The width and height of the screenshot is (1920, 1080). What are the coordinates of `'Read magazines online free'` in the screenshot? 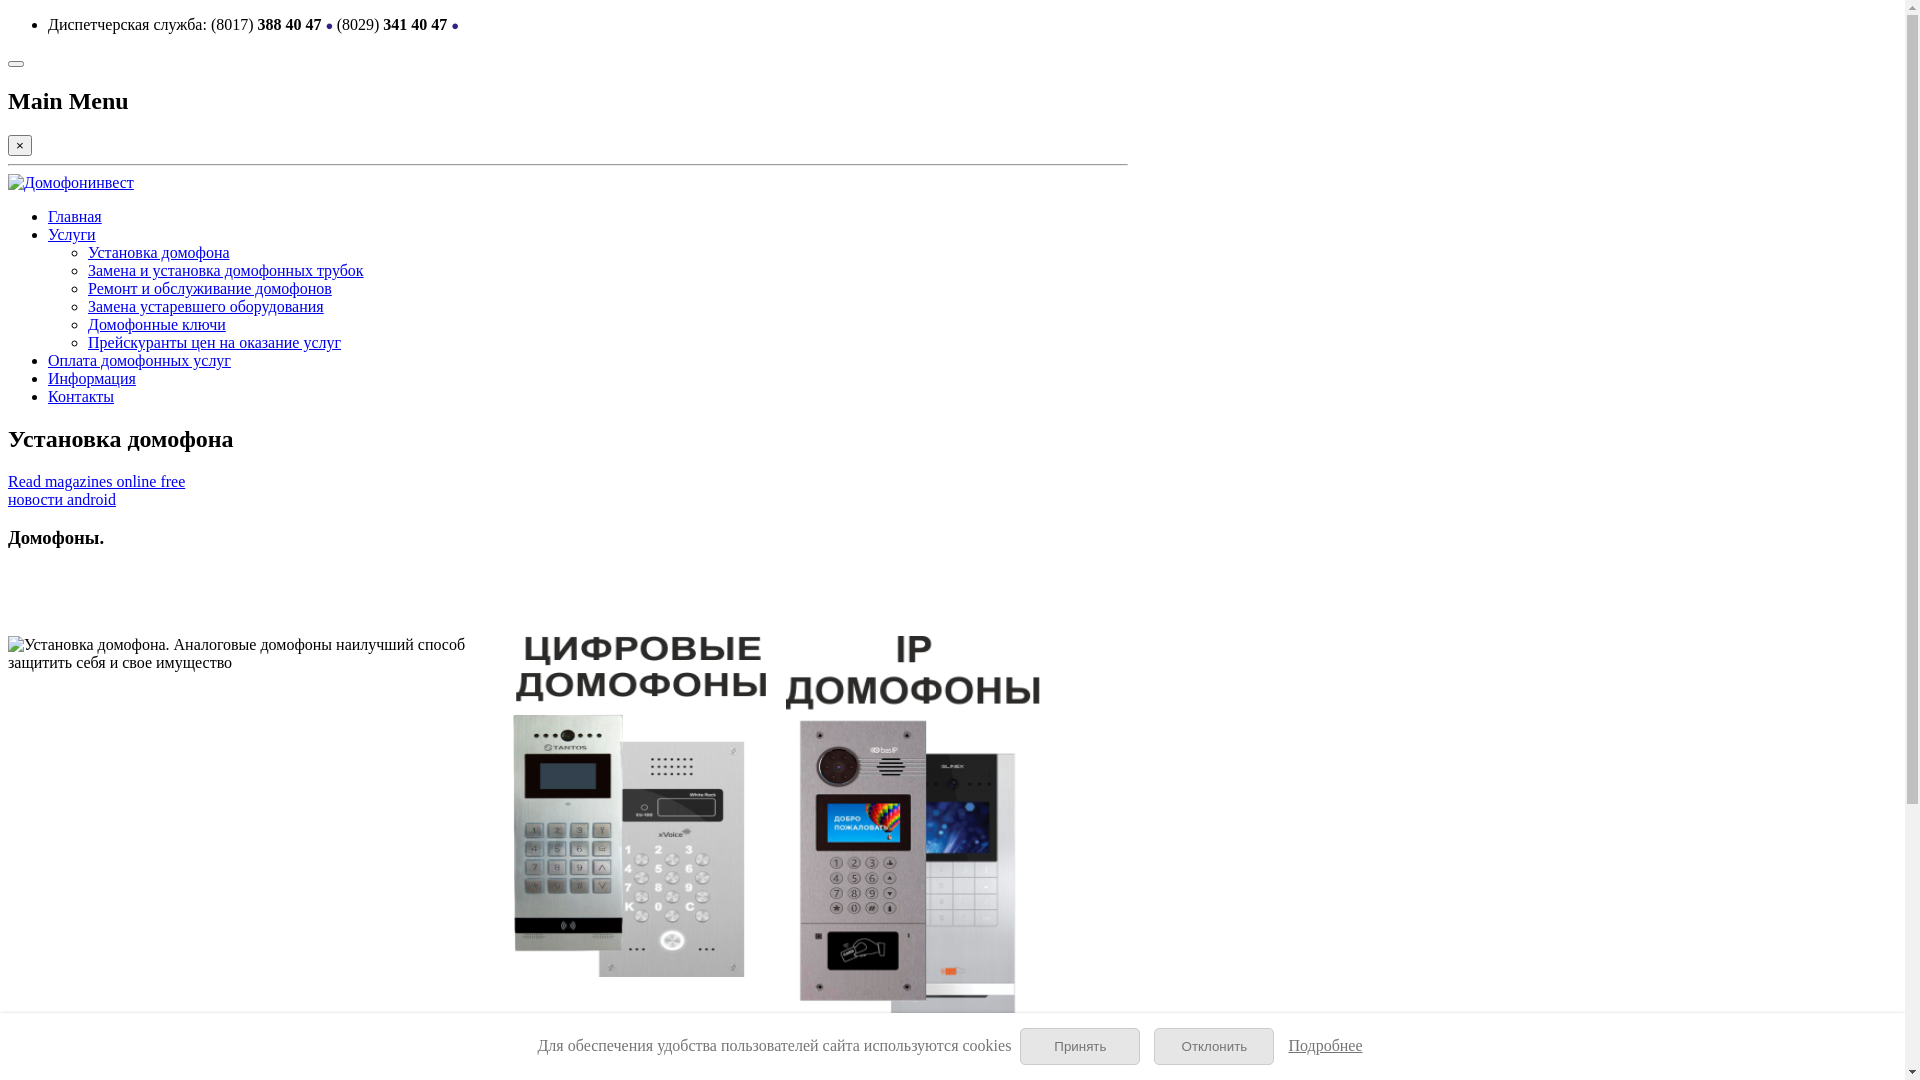 It's located at (95, 481).